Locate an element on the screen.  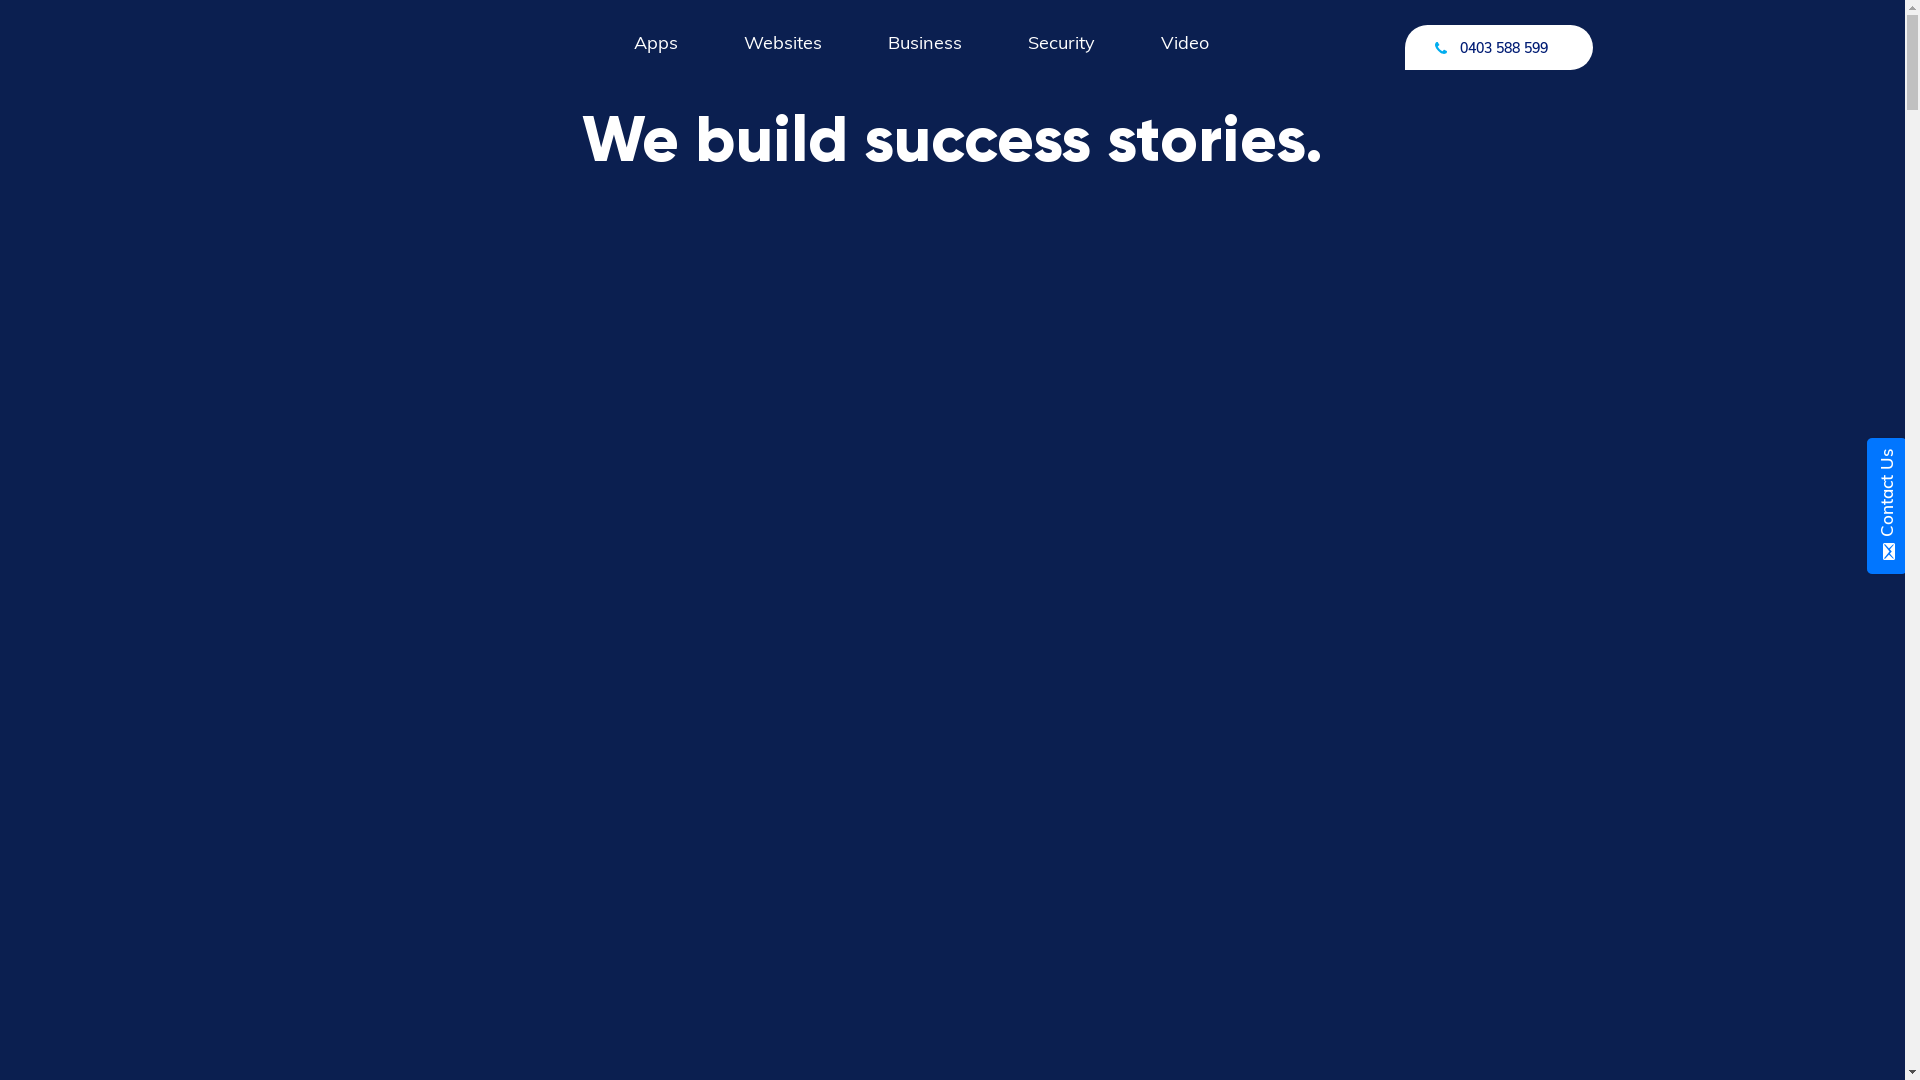
'Security' is located at coordinates (1060, 58).